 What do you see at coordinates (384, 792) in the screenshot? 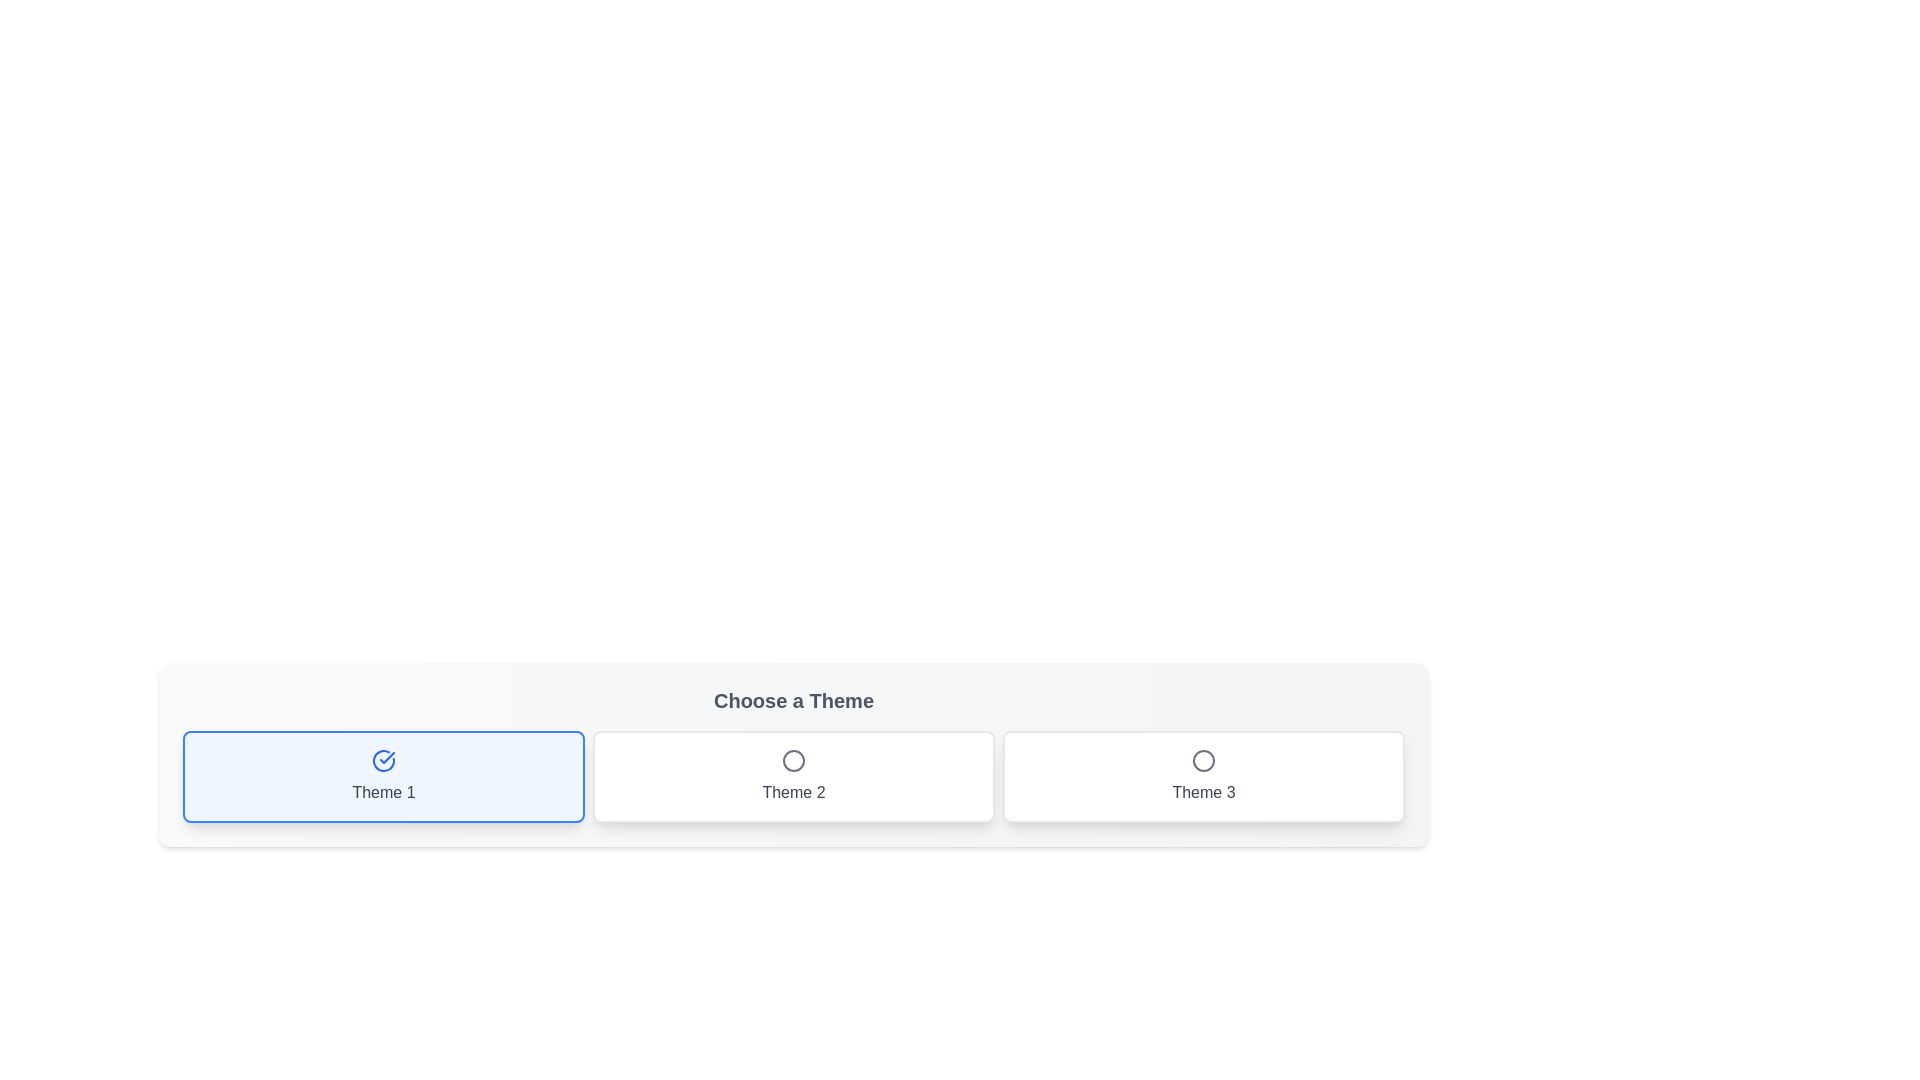
I see `the non-interactive text label located at the bottom-center of the first theme selection card, which identifies the theme for the user` at bounding box center [384, 792].